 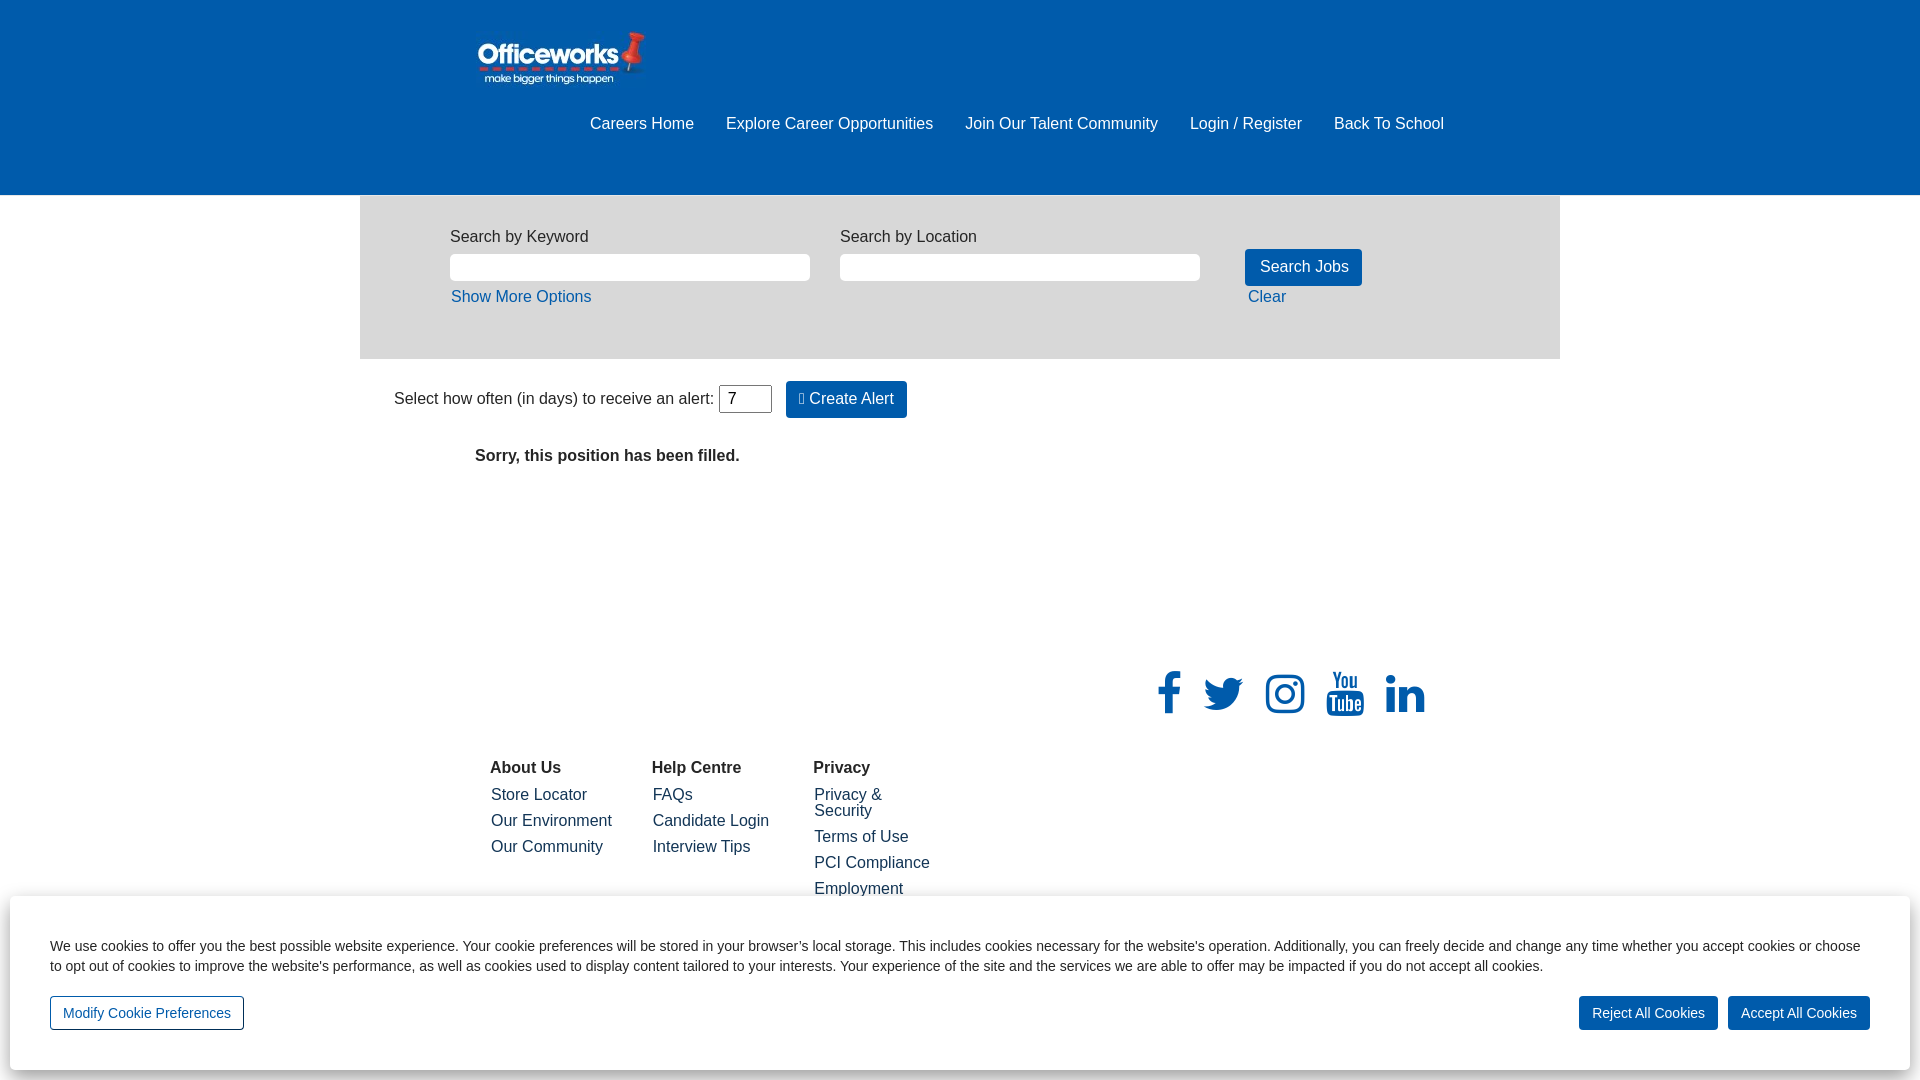 What do you see at coordinates (1727, 1013) in the screenshot?
I see `'Accept All Cookies'` at bounding box center [1727, 1013].